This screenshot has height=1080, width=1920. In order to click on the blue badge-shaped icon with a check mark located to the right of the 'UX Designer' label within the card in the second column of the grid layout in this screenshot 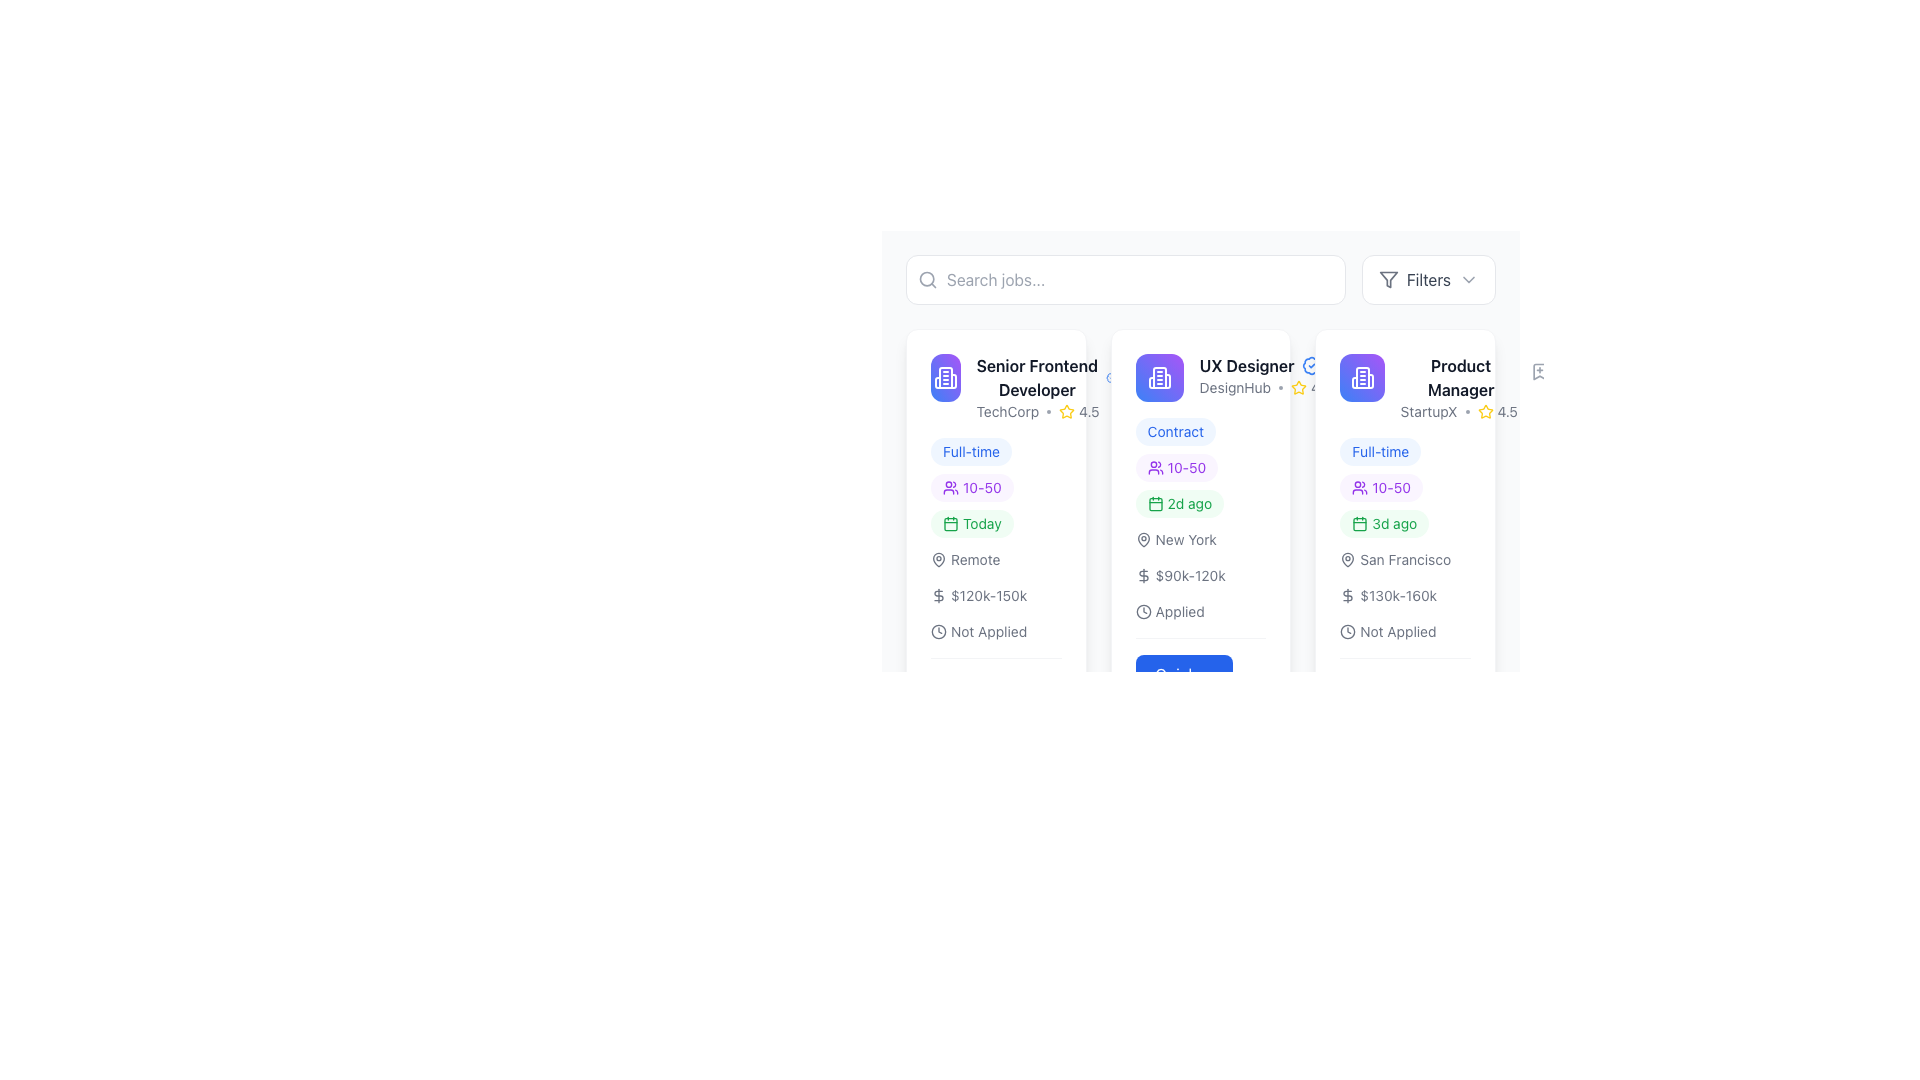, I will do `click(1312, 366)`.